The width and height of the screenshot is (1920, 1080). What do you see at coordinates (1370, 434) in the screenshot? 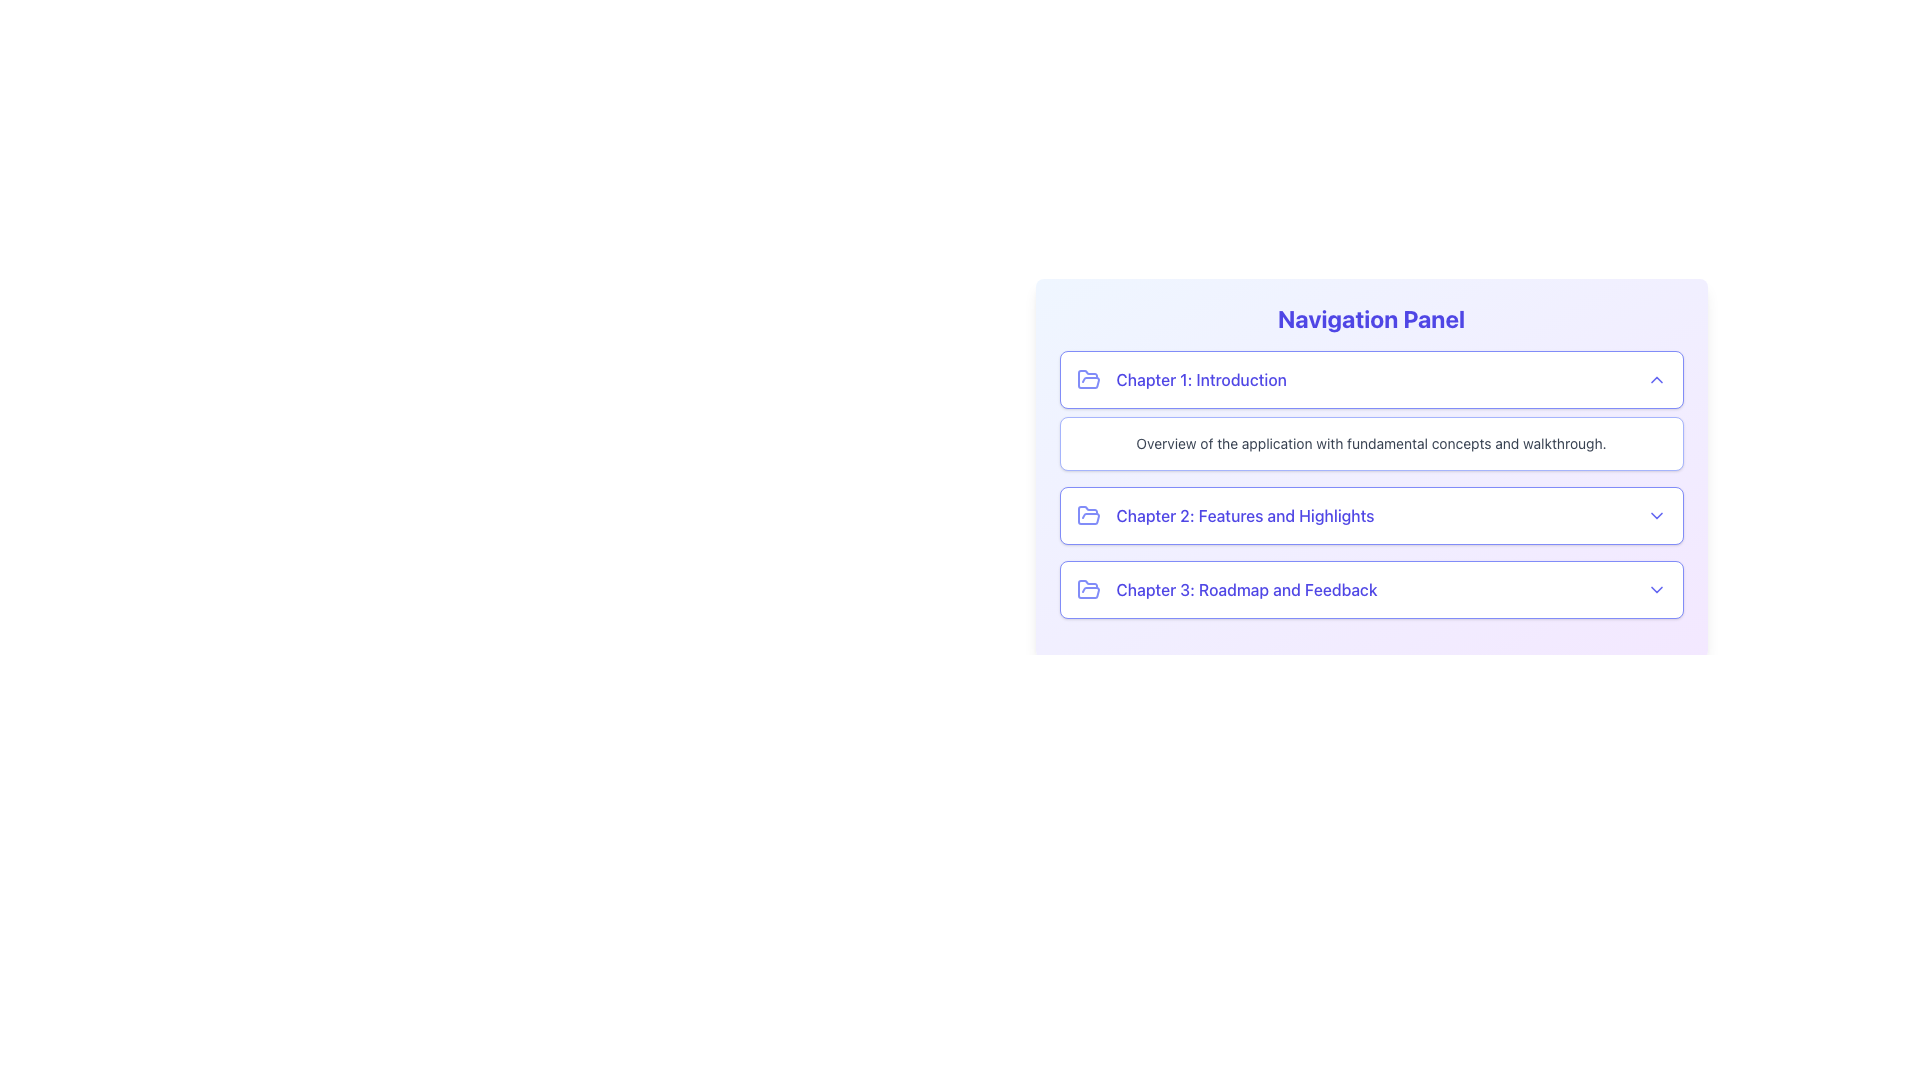
I see `the Text Display element that contains the title 'Overview of the application with fundamental concepts and walkthrough.'` at bounding box center [1370, 434].